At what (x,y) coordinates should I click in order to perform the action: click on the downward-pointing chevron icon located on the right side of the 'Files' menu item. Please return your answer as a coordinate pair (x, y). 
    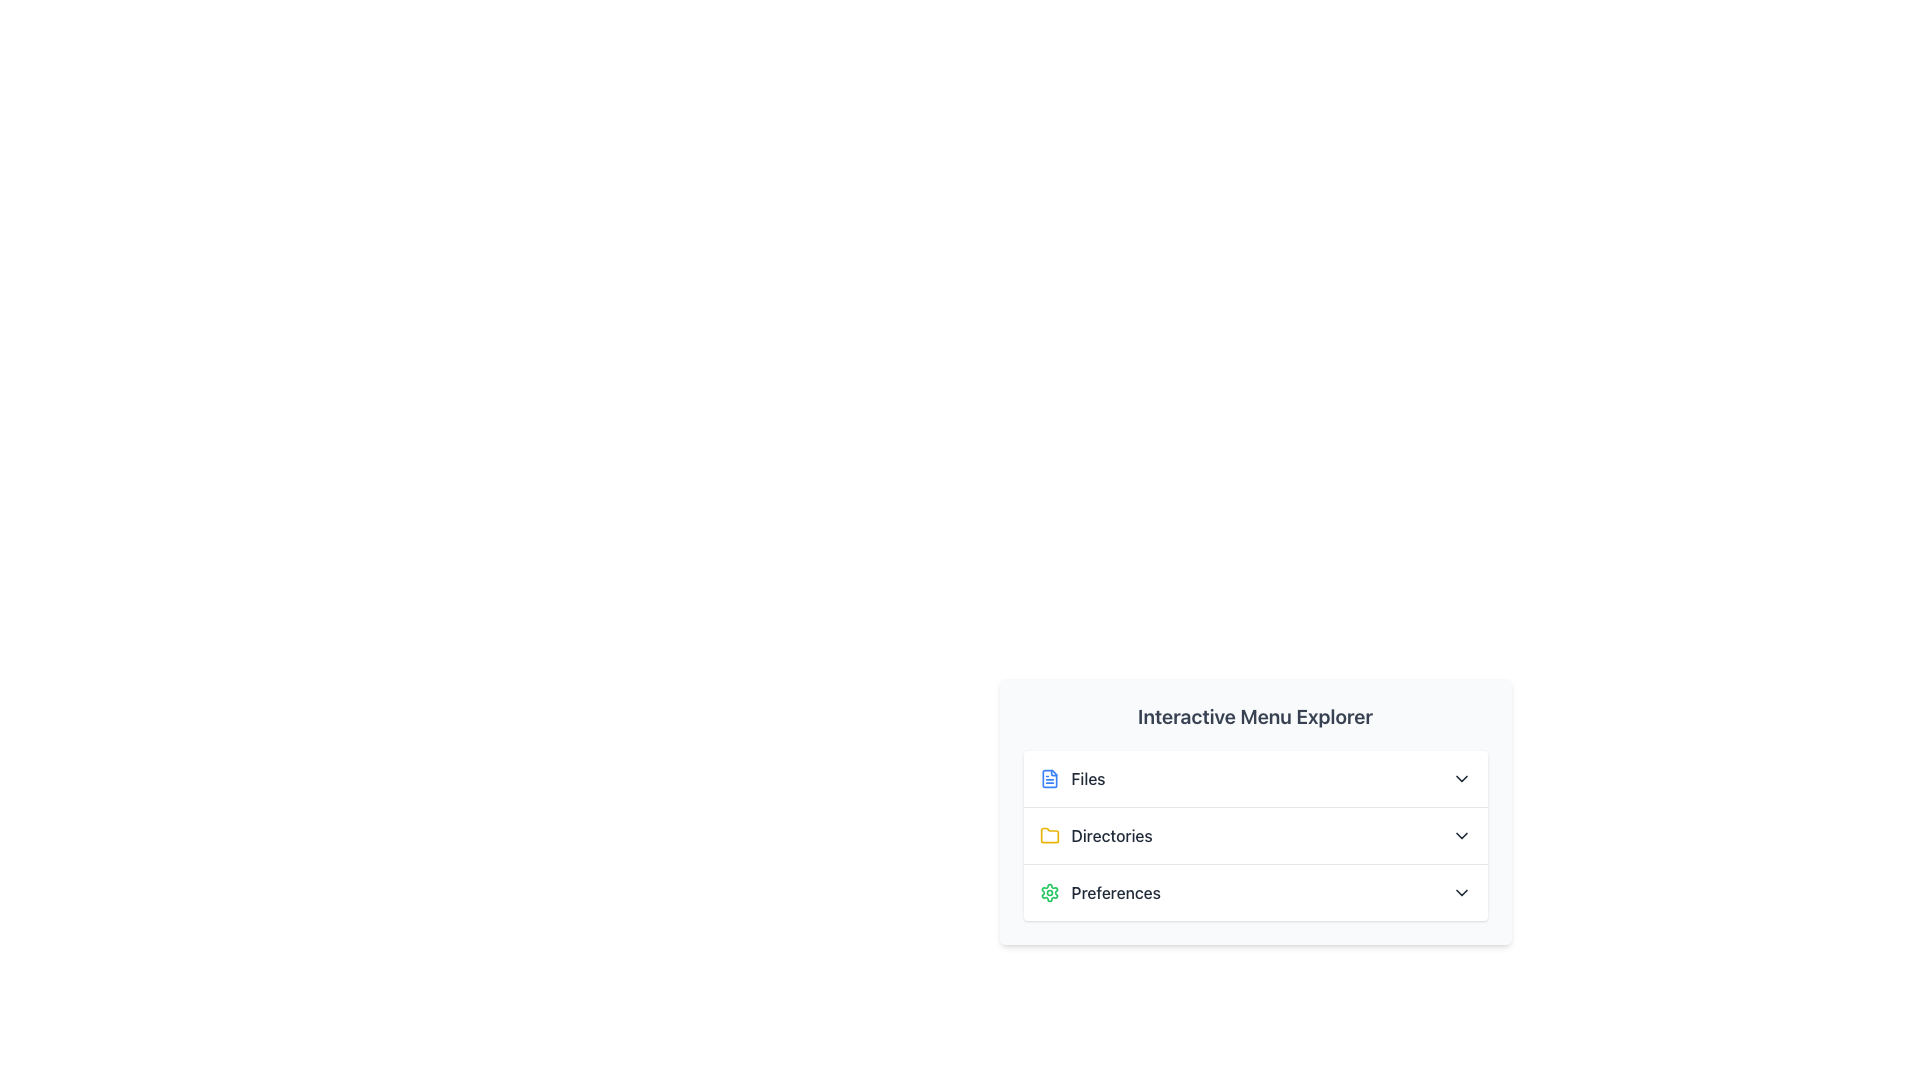
    Looking at the image, I should click on (1461, 778).